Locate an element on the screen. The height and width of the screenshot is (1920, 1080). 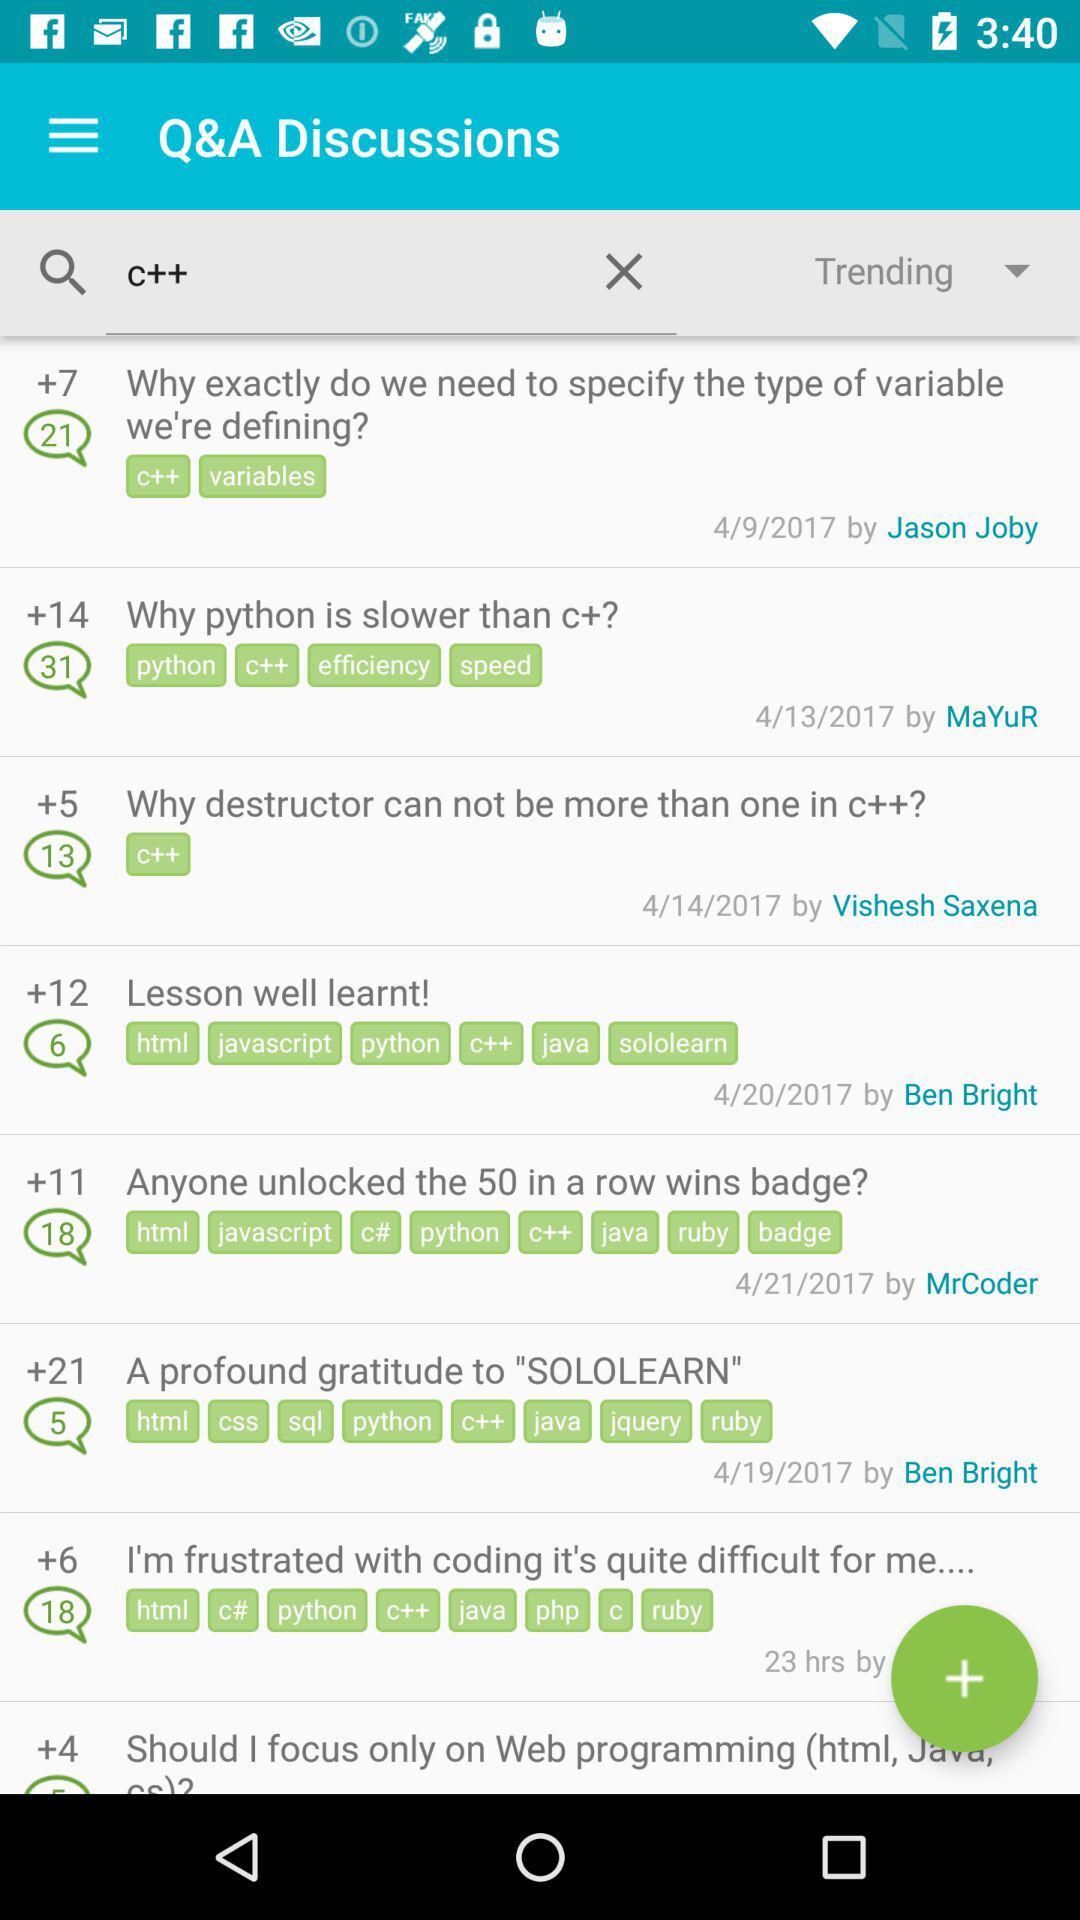
the close icon is located at coordinates (623, 270).